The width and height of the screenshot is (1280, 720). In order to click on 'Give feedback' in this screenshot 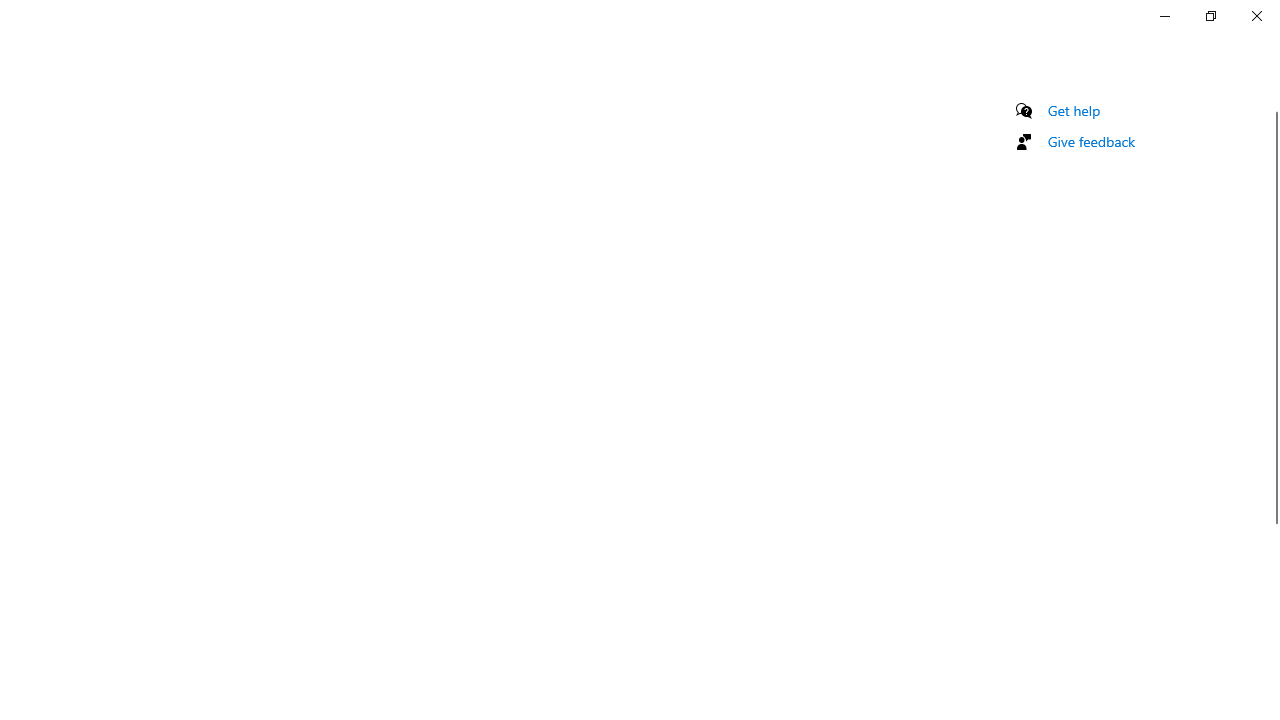, I will do `click(1090, 140)`.